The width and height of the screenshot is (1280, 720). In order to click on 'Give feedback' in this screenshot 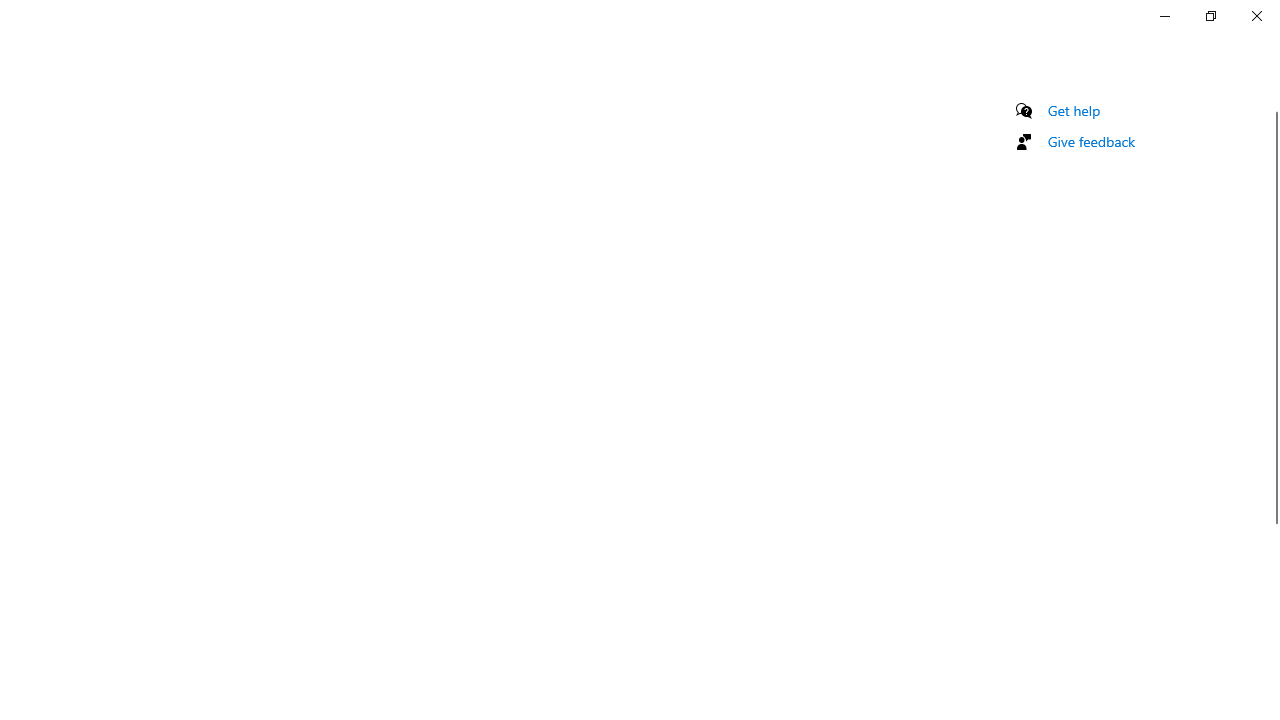, I will do `click(1090, 140)`.